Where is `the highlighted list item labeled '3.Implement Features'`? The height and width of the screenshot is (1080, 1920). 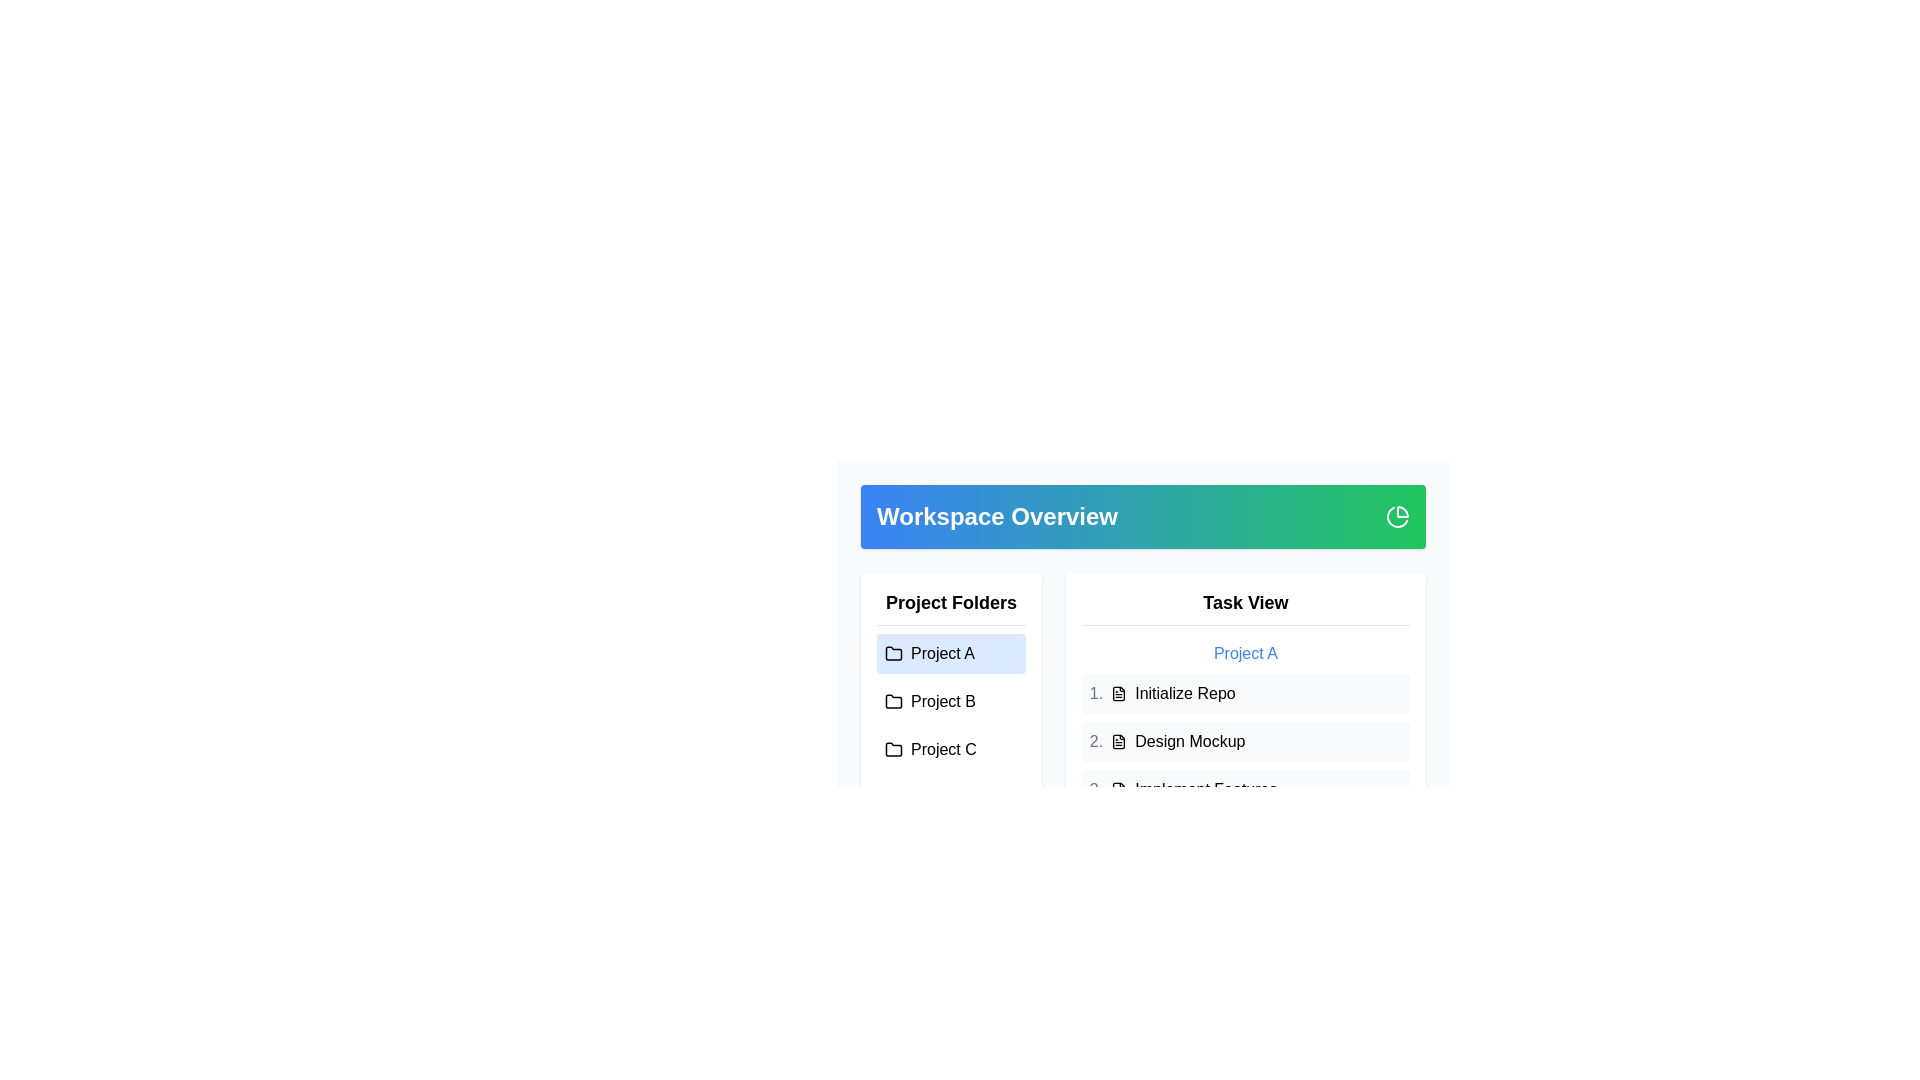 the highlighted list item labeled '3.Implement Features' is located at coordinates (1244, 789).